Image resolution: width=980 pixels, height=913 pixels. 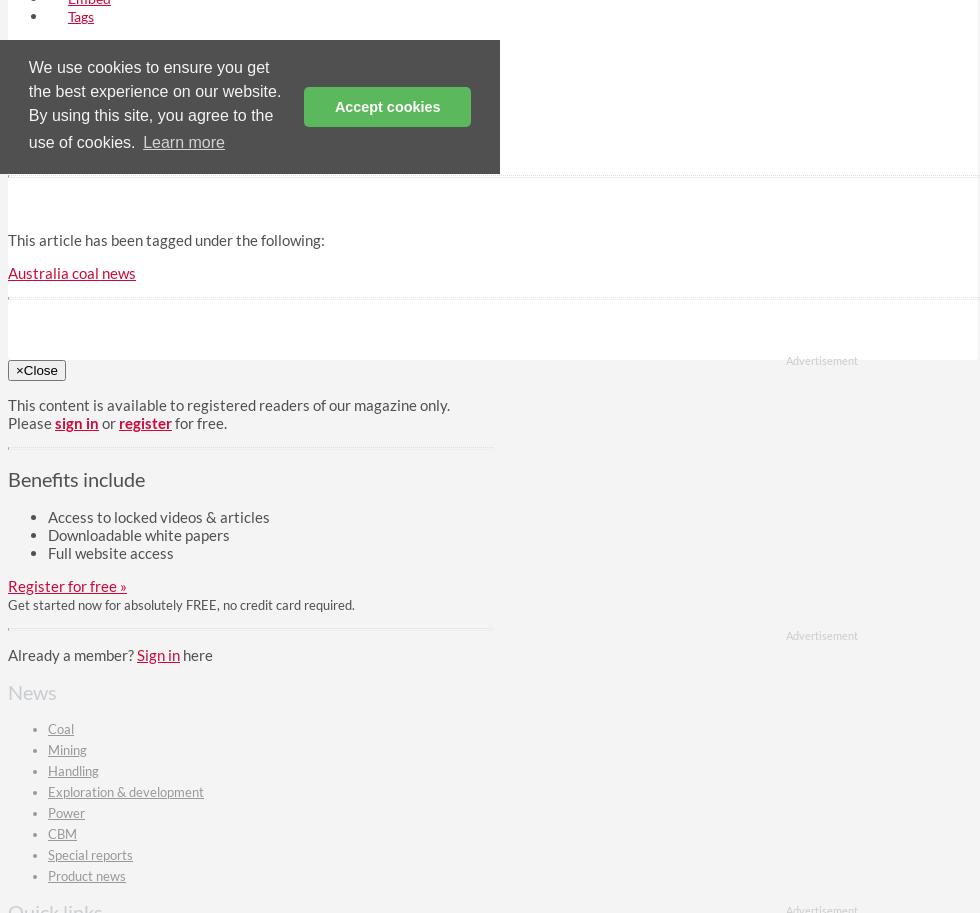 I want to click on 'here', so click(x=196, y=652).